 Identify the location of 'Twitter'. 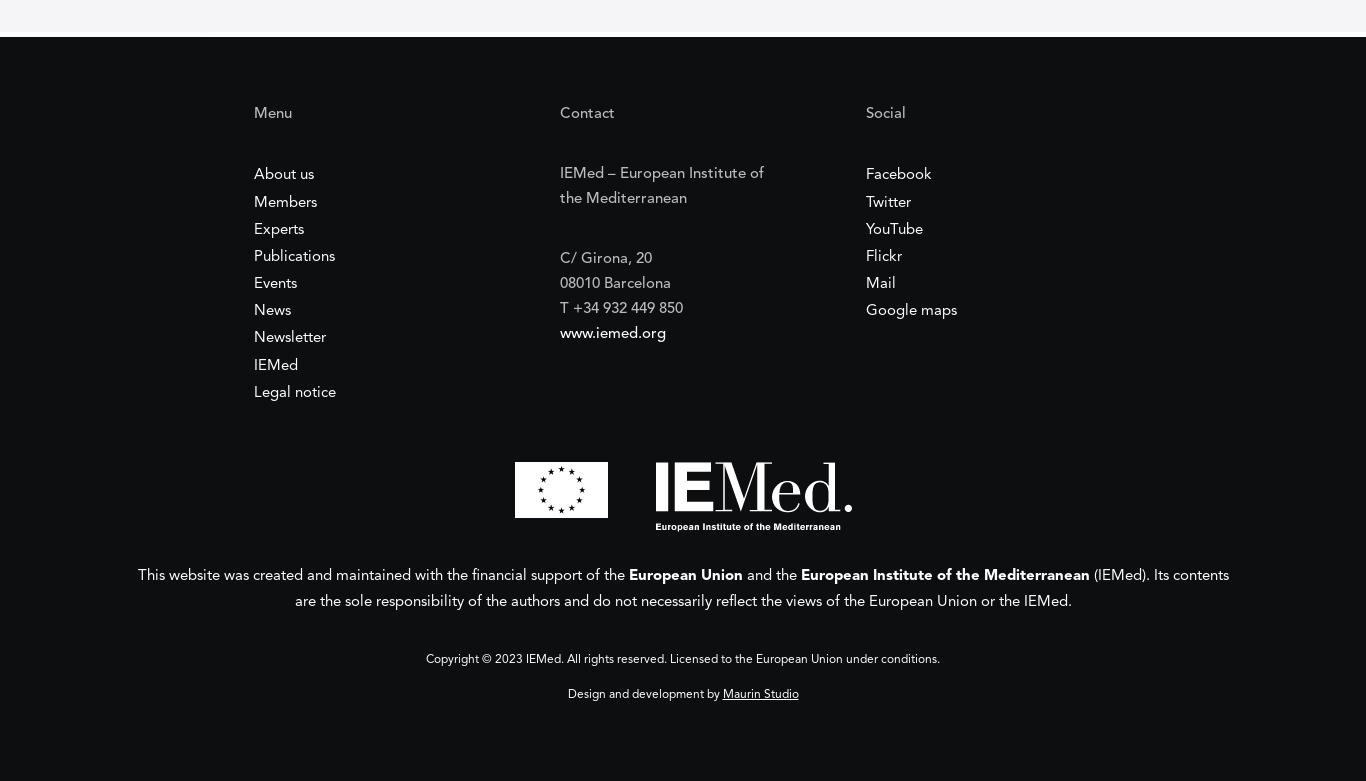
(865, 201).